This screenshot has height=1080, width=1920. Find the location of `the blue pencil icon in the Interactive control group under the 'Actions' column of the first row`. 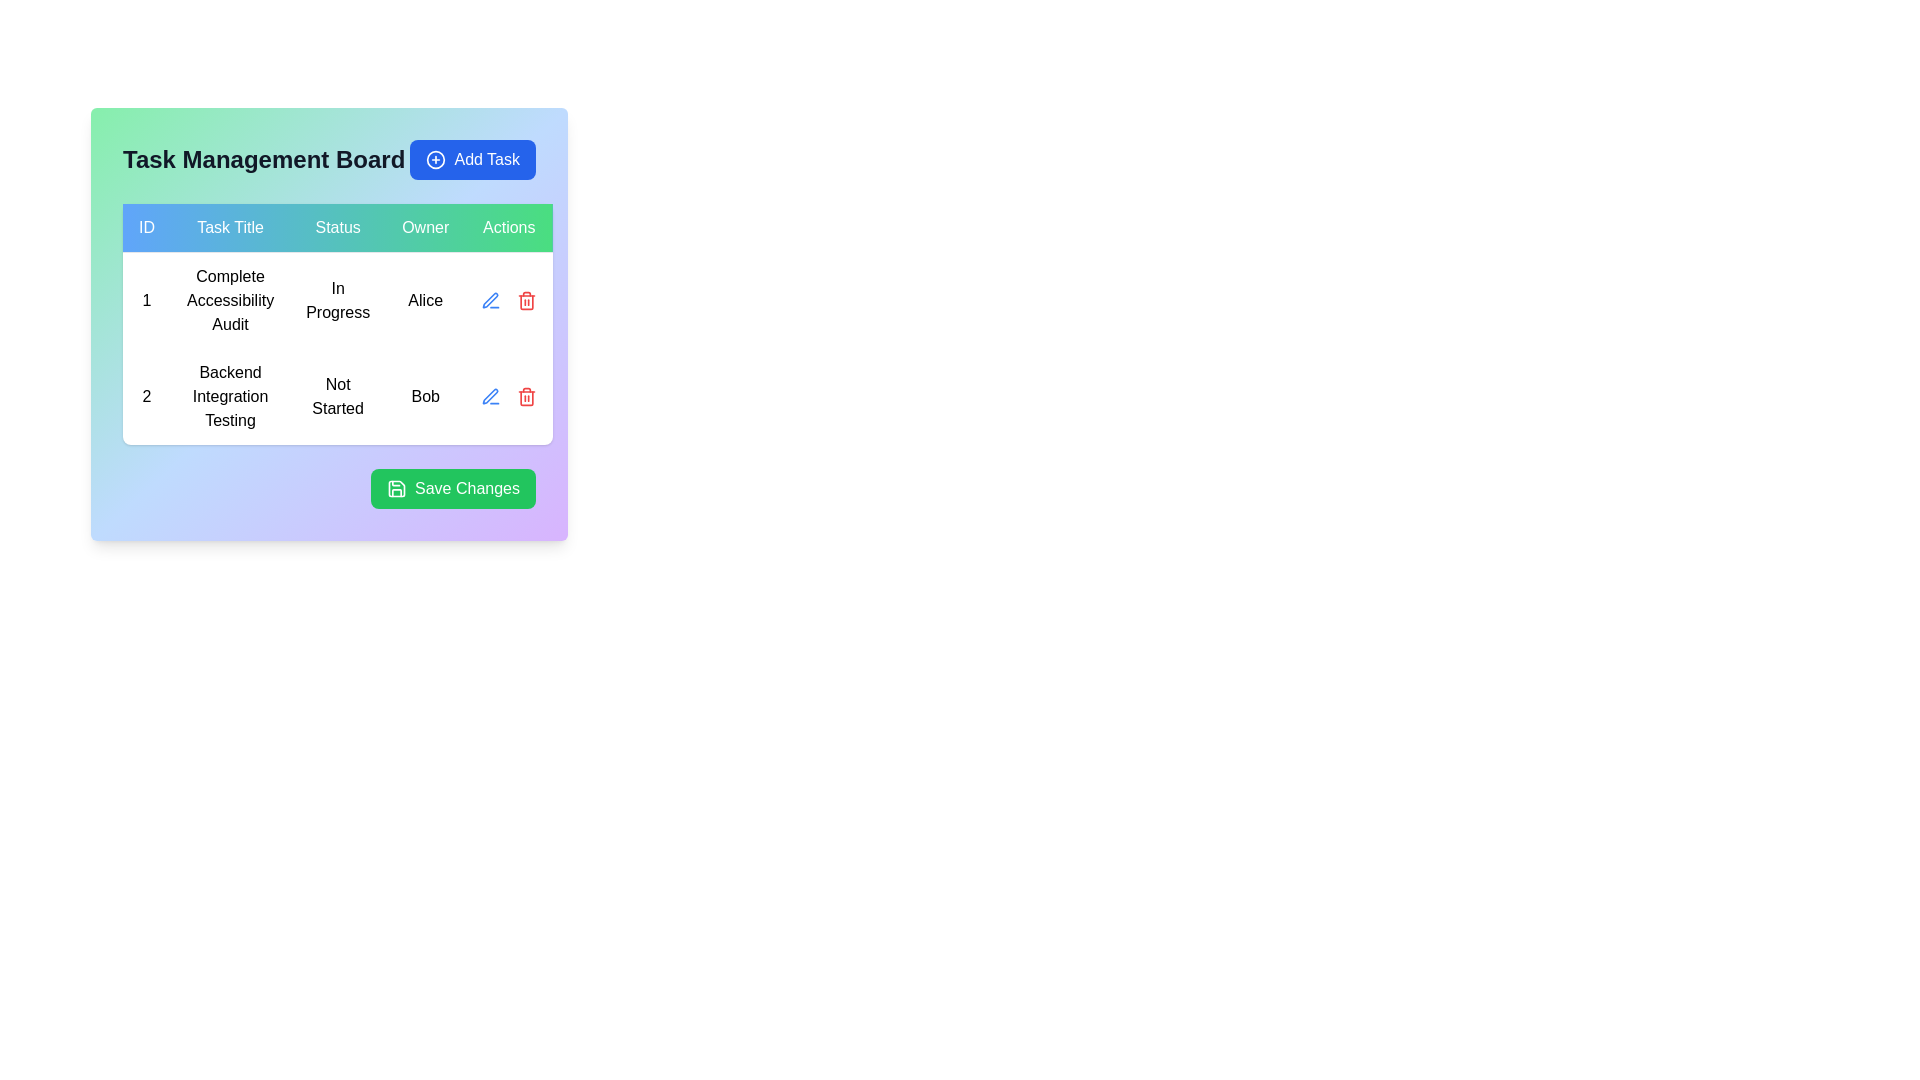

the blue pencil icon in the Interactive control group under the 'Actions' column of the first row is located at coordinates (509, 300).